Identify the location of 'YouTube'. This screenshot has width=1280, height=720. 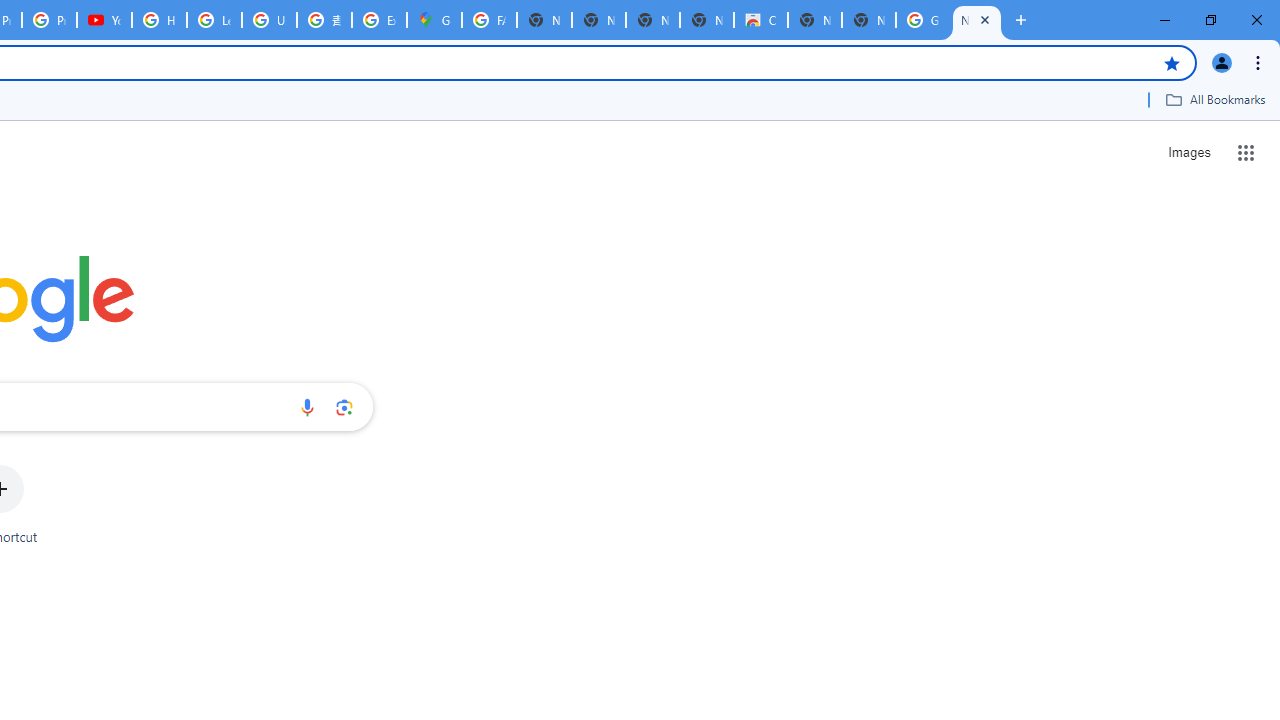
(103, 20).